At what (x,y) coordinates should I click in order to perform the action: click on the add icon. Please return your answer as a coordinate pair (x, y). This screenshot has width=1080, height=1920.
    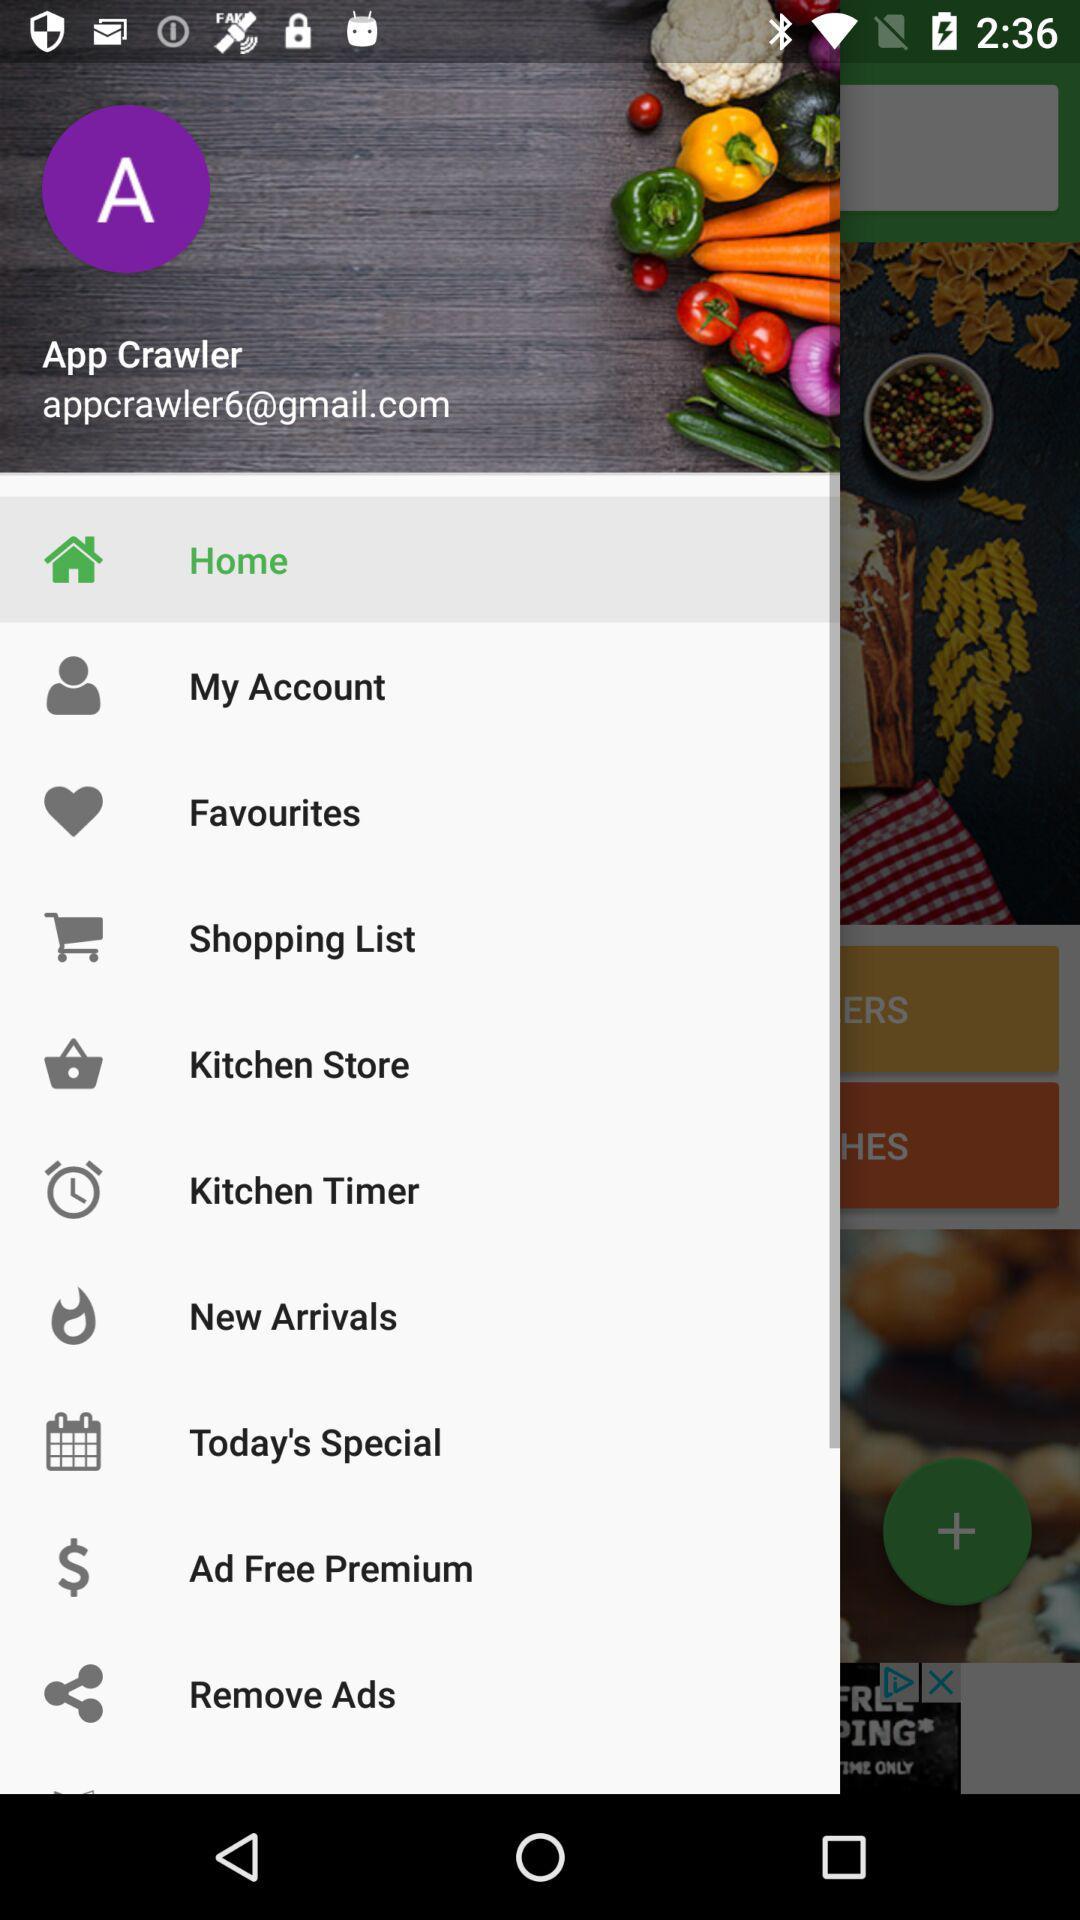
    Looking at the image, I should click on (955, 1538).